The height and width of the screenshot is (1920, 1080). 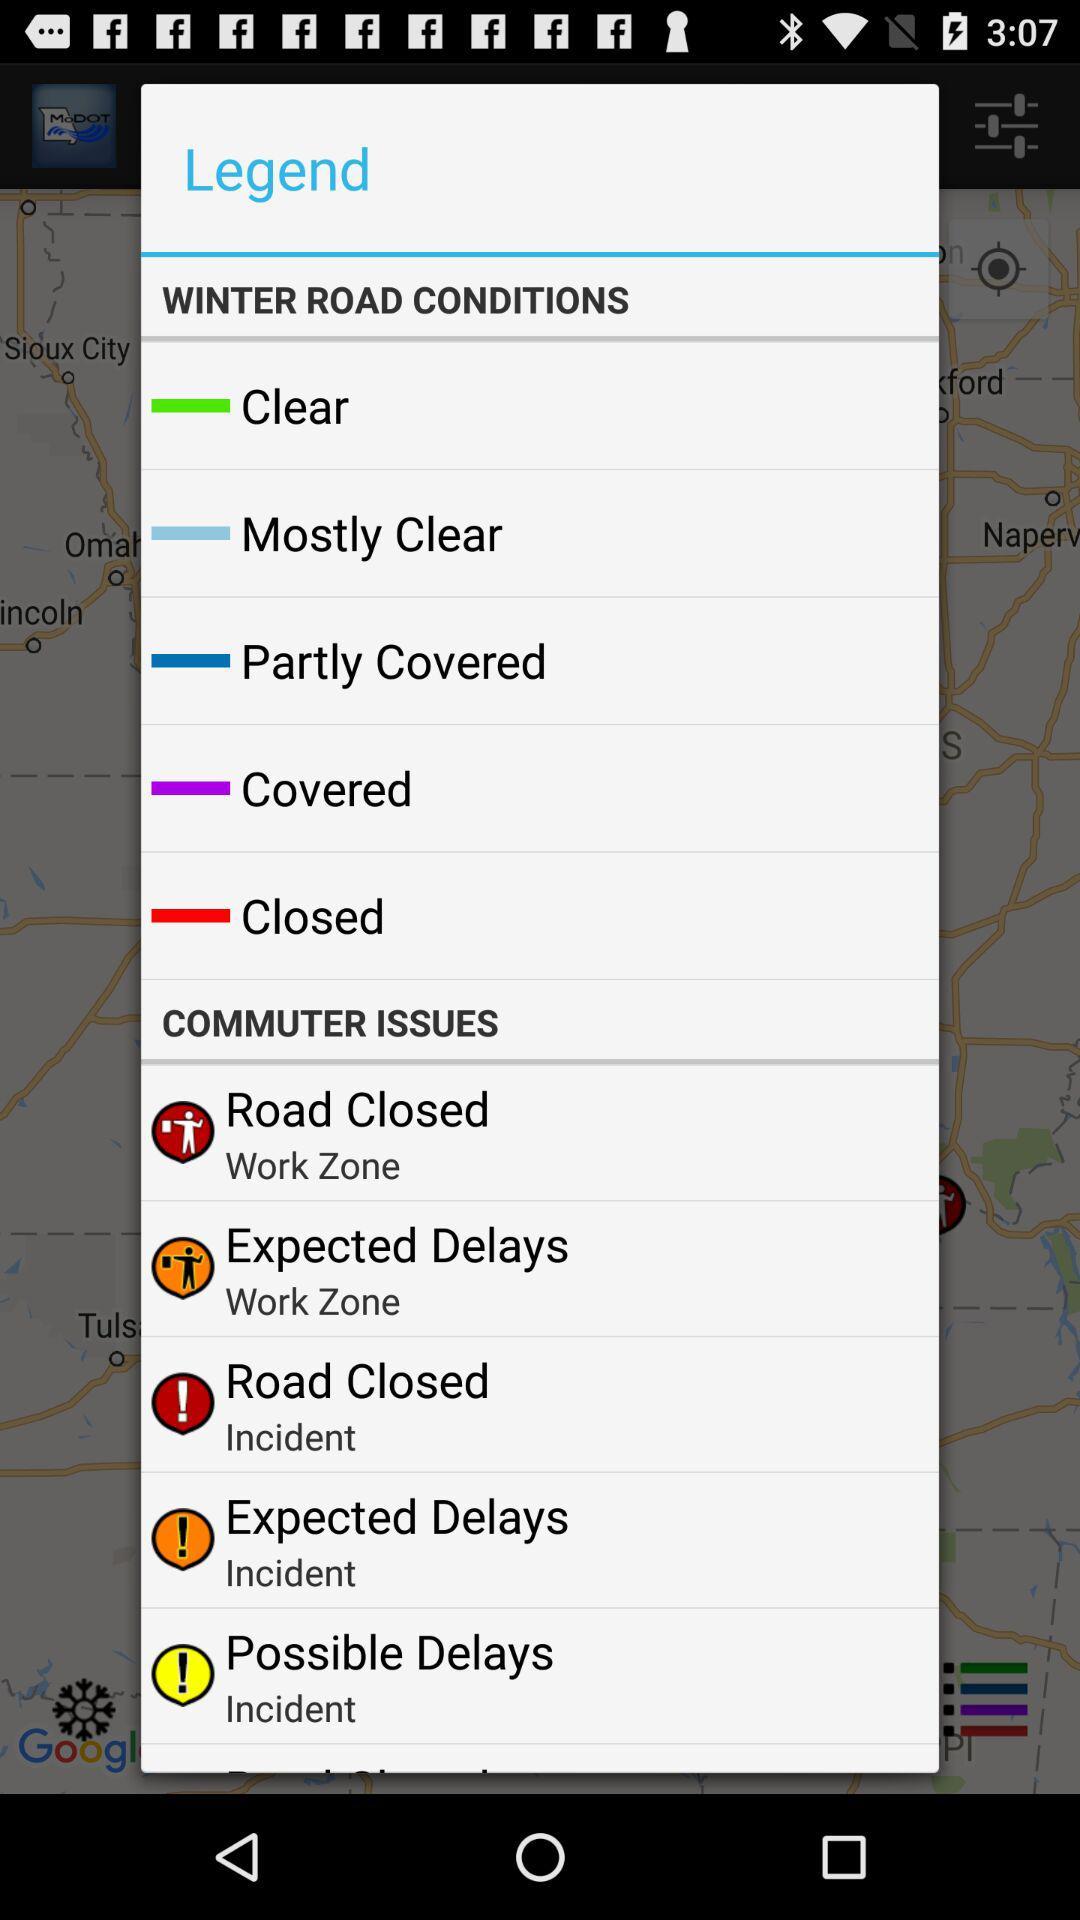 What do you see at coordinates (874, 1765) in the screenshot?
I see `the app next to road closed item` at bounding box center [874, 1765].